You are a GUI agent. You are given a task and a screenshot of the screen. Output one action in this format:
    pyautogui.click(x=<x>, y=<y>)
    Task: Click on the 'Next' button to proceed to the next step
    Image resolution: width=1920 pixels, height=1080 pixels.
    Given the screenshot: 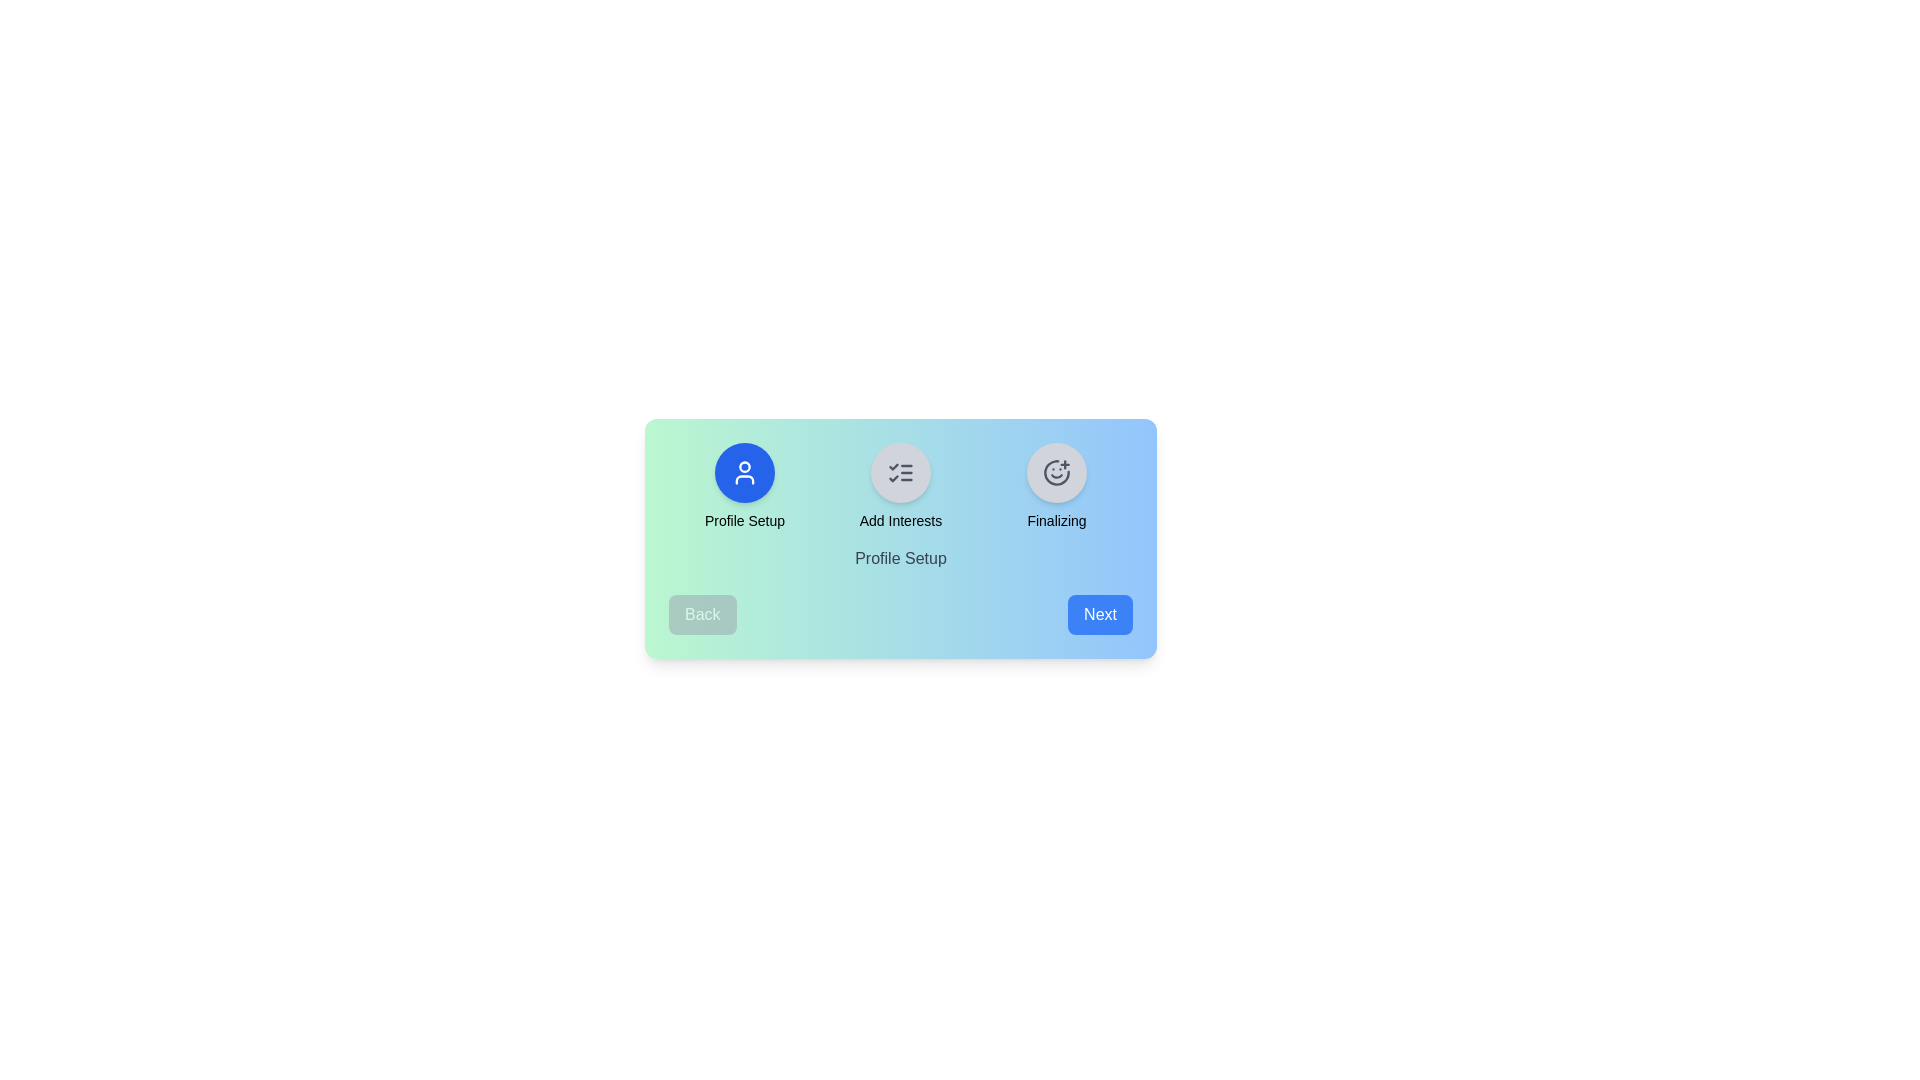 What is the action you would take?
    pyautogui.click(x=1099, y=613)
    